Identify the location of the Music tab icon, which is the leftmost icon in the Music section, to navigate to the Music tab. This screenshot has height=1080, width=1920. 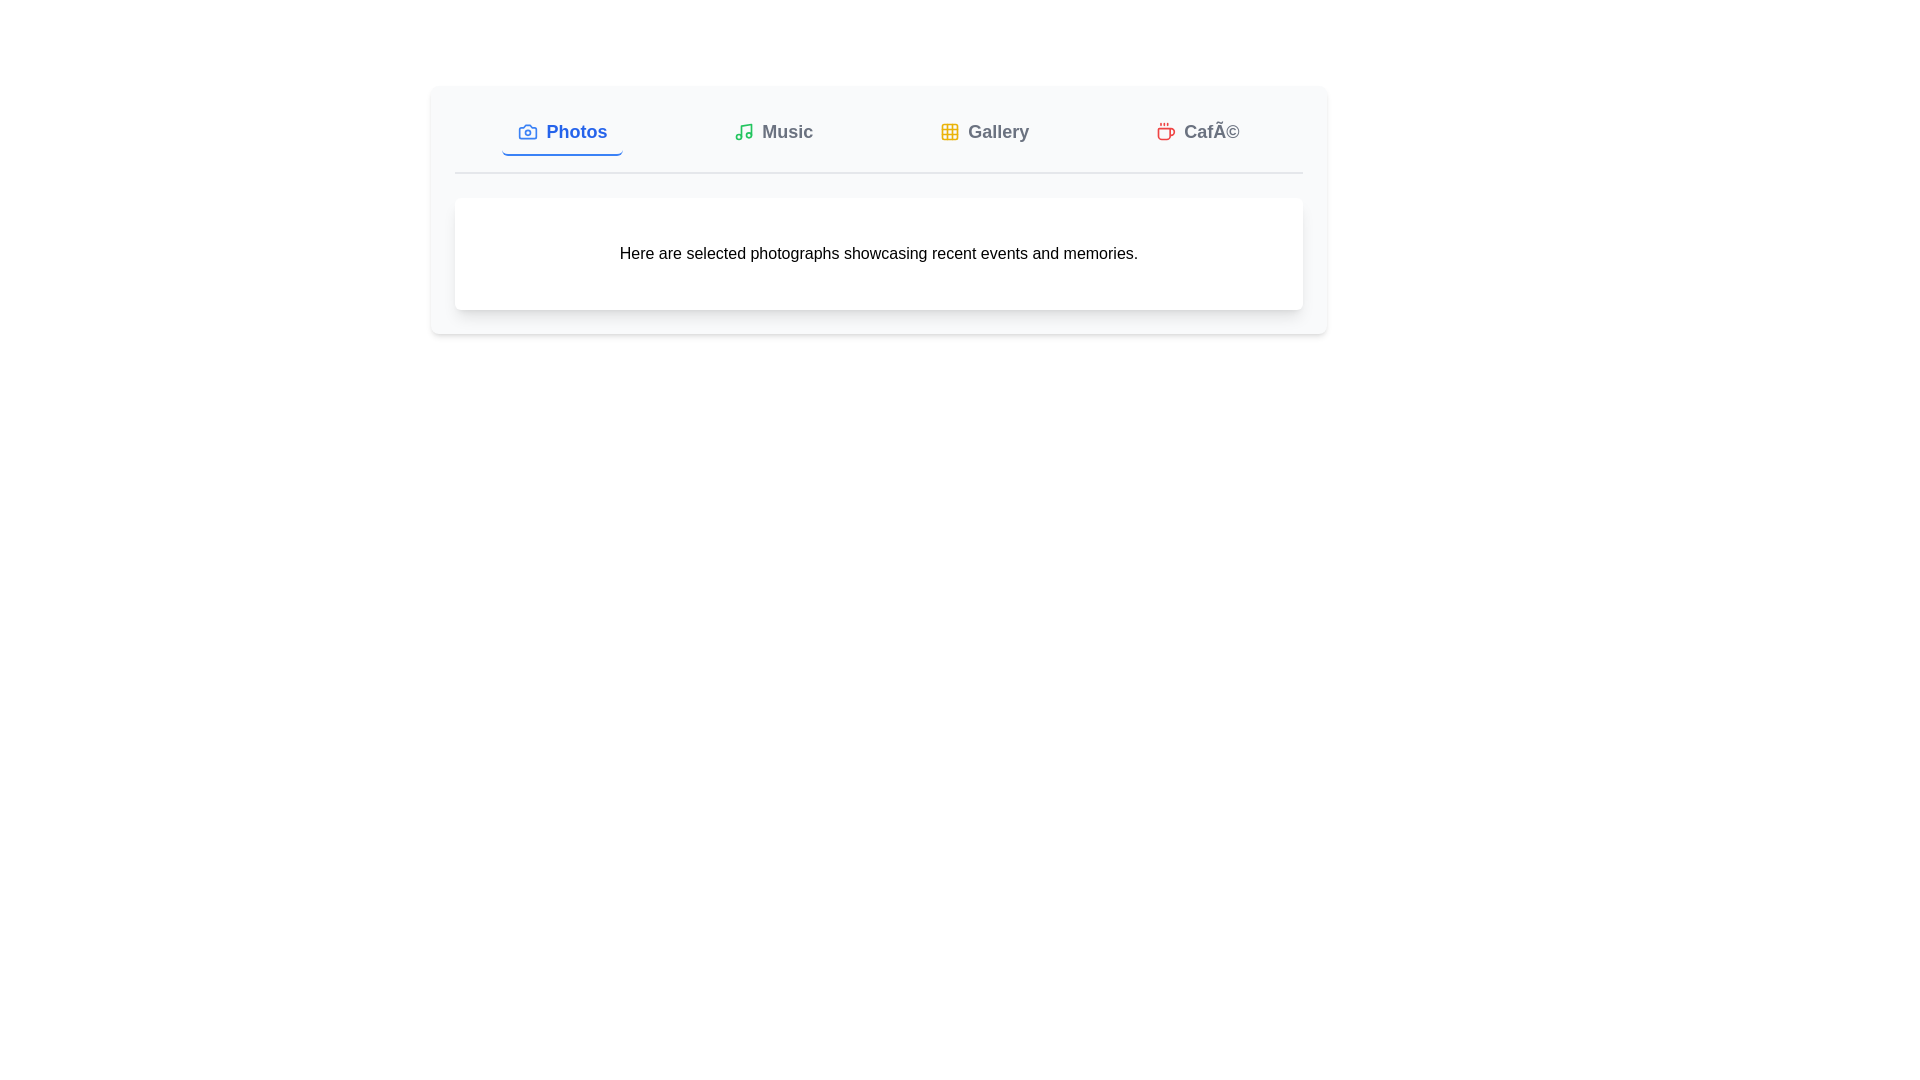
(743, 131).